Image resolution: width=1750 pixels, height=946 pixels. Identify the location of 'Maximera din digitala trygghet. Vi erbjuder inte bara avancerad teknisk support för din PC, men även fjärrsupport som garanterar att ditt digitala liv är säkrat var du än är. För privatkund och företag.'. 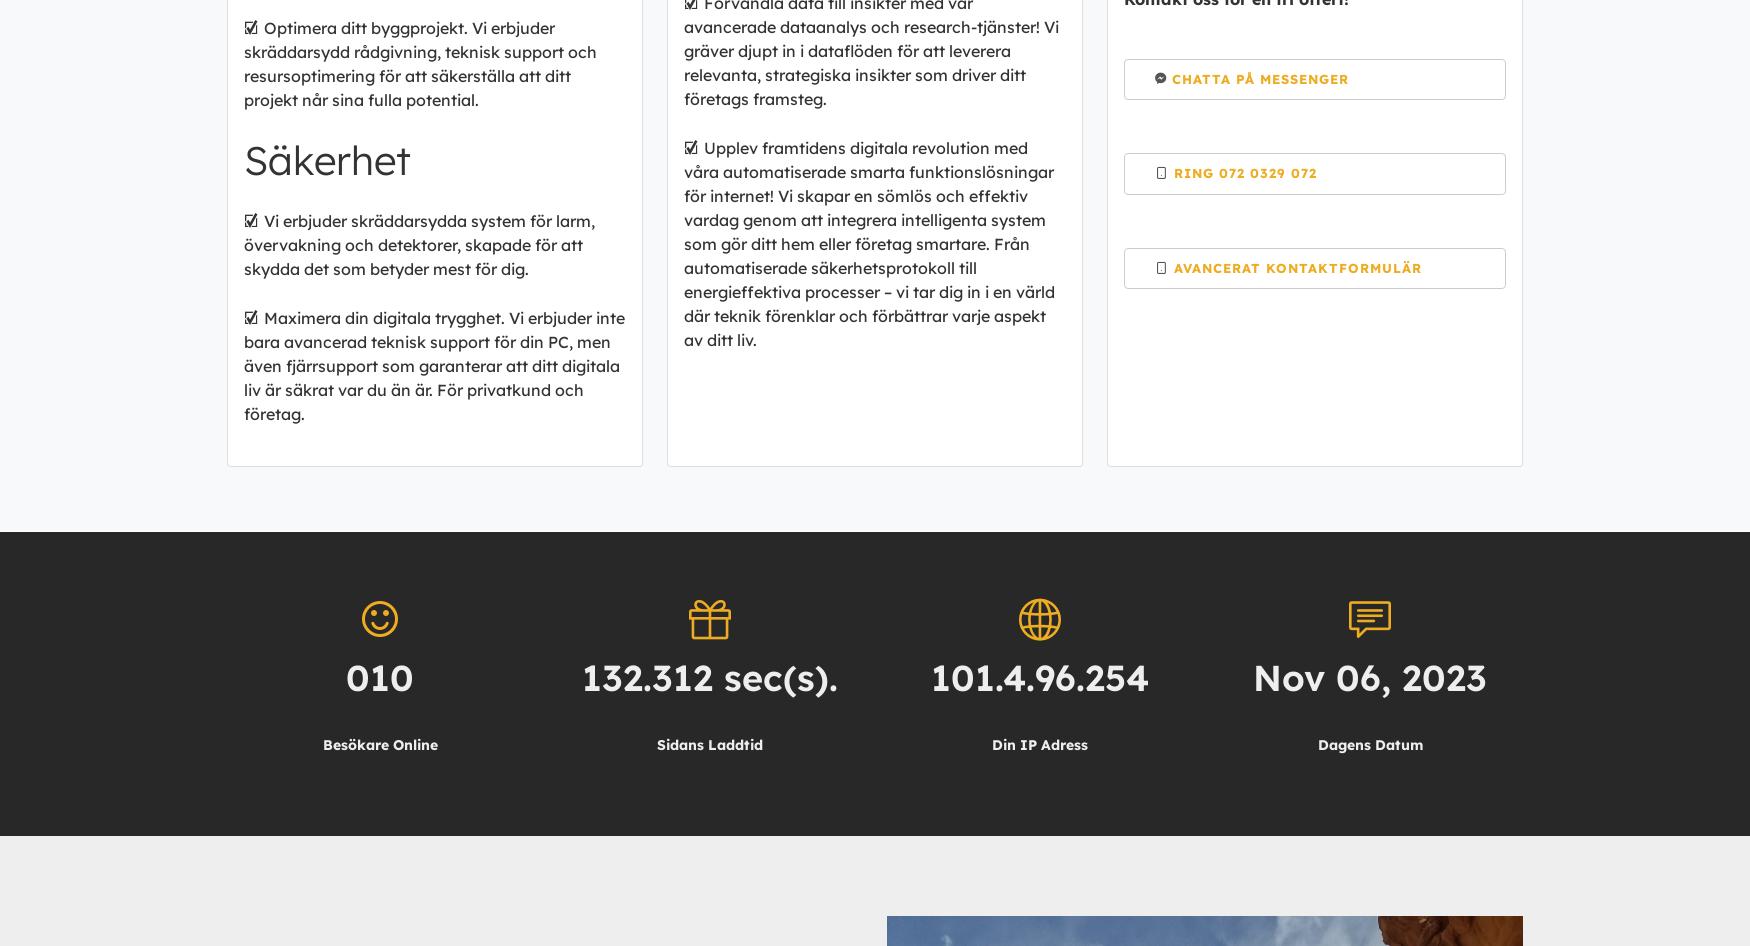
(433, 364).